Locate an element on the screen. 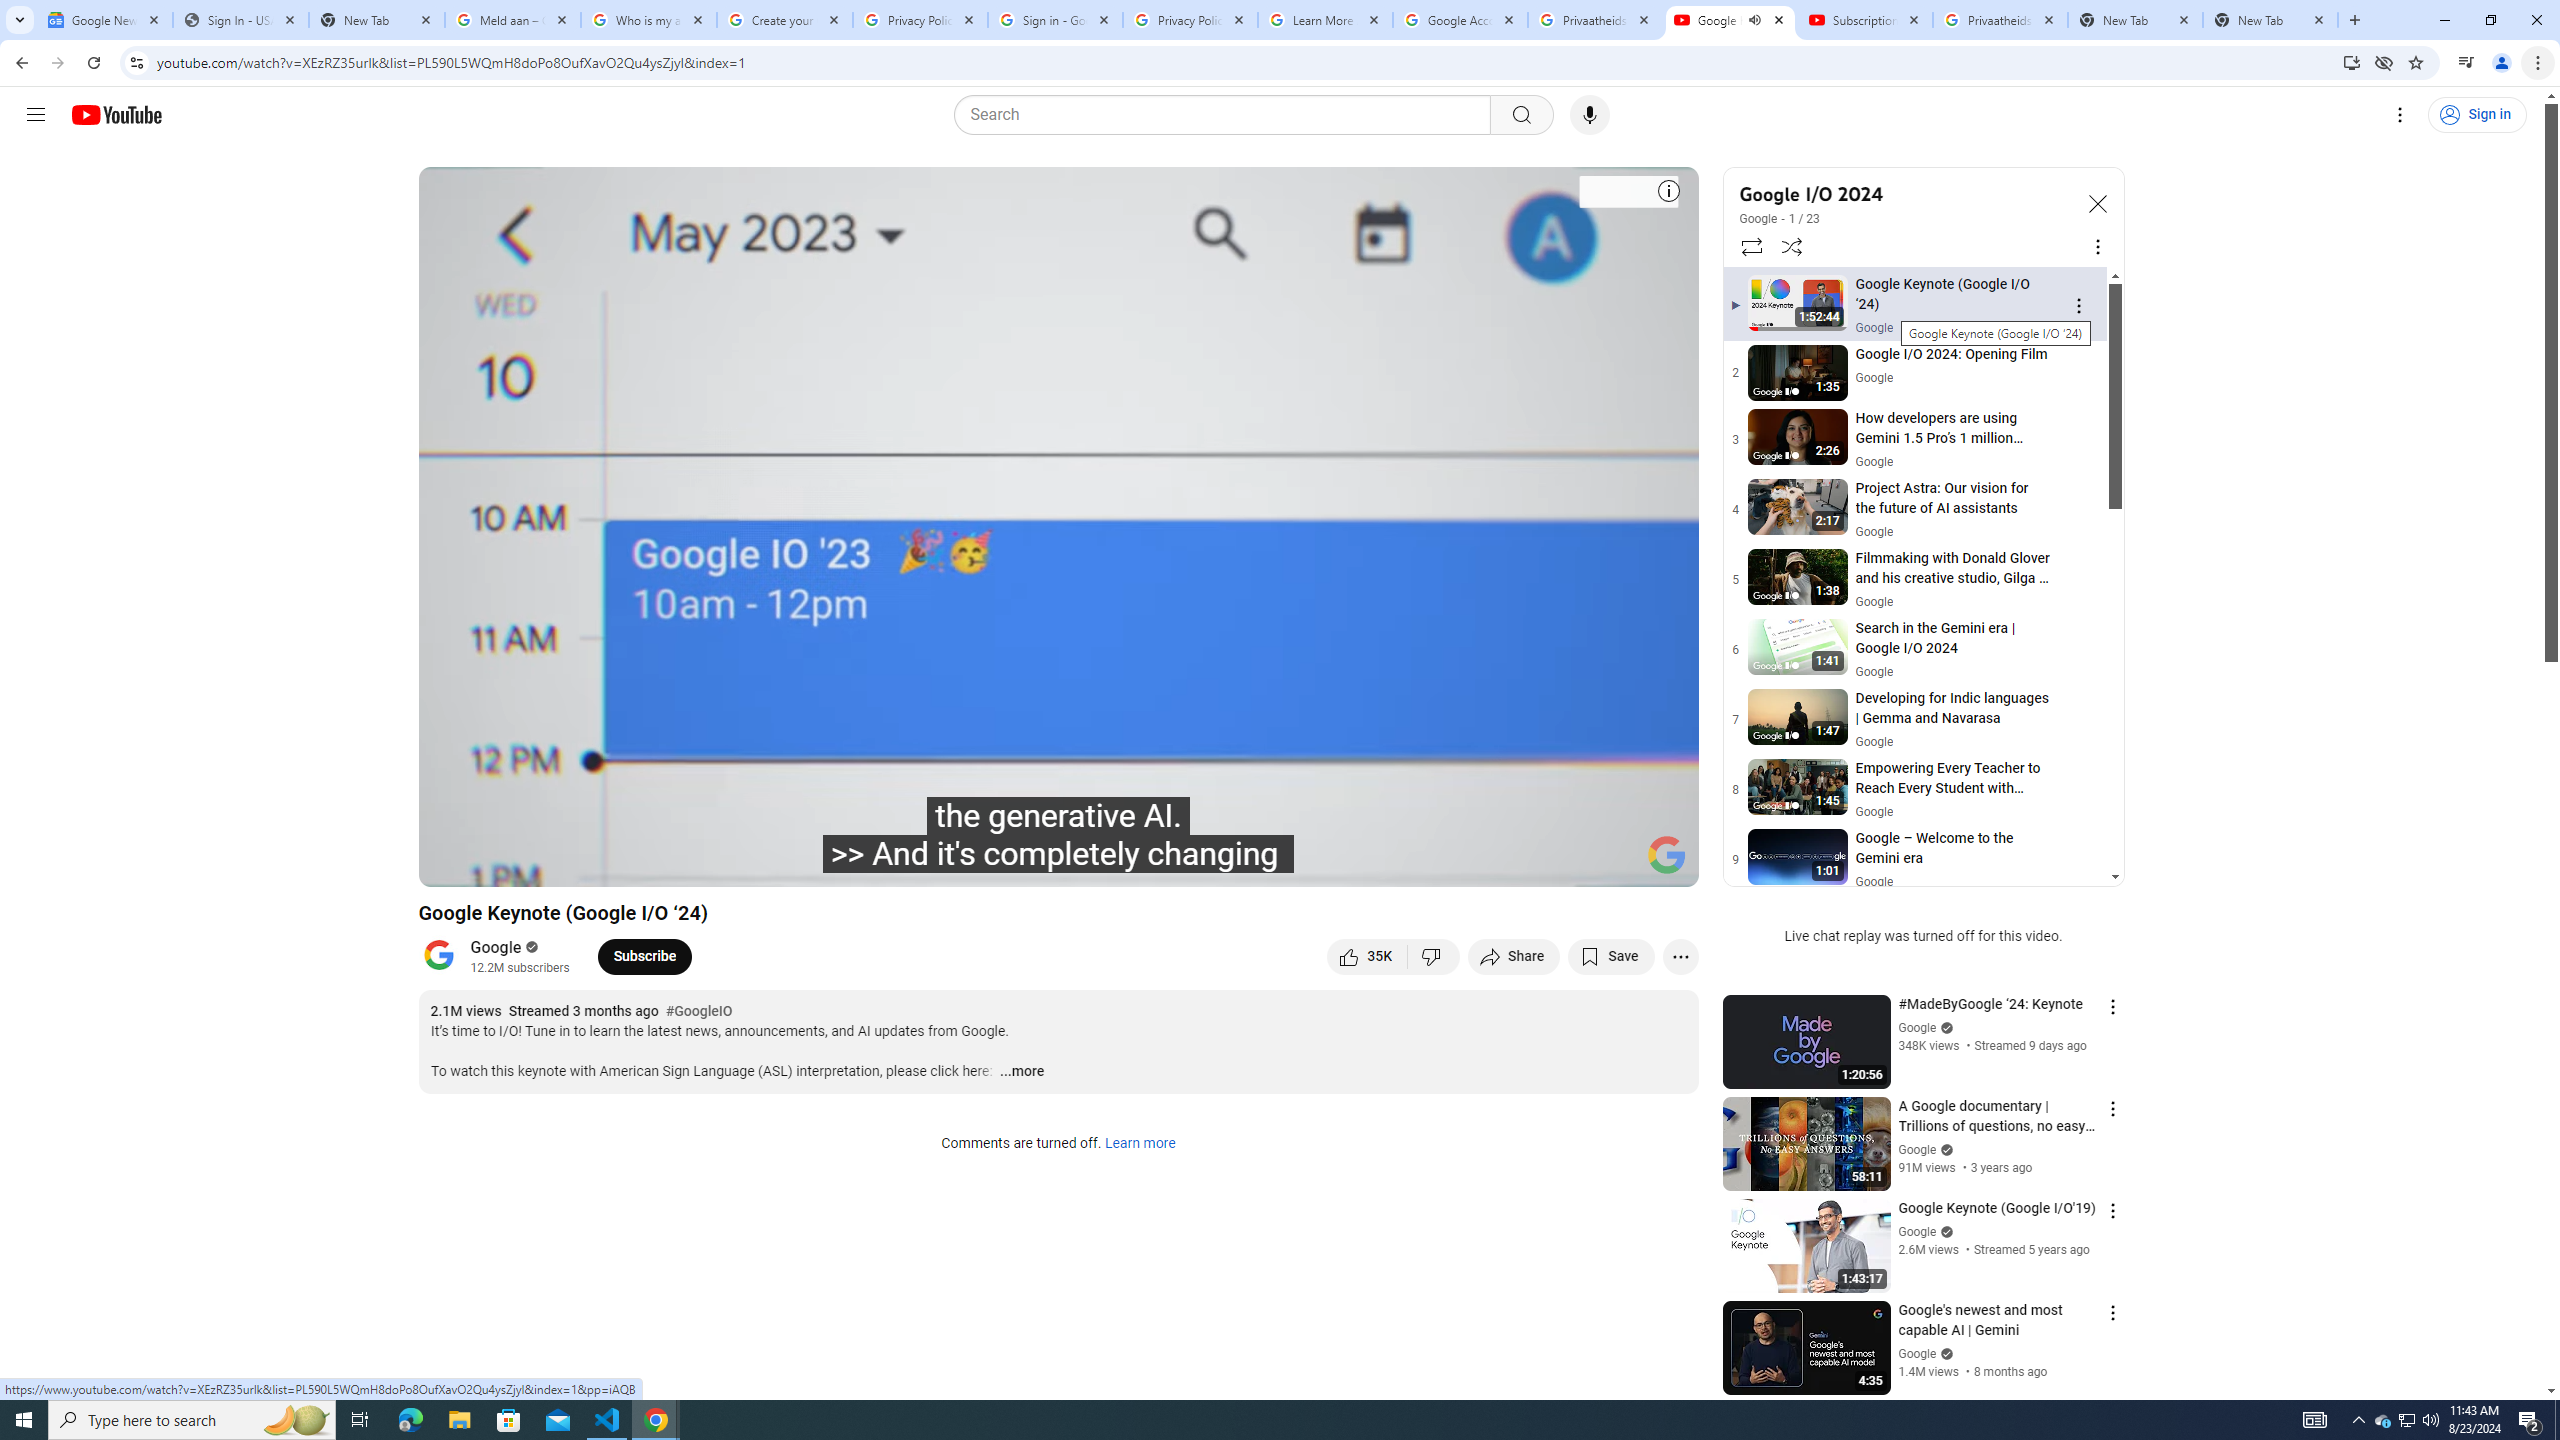 This screenshot has height=1440, width=2560. 'Learn more' is located at coordinates (1138, 1144).